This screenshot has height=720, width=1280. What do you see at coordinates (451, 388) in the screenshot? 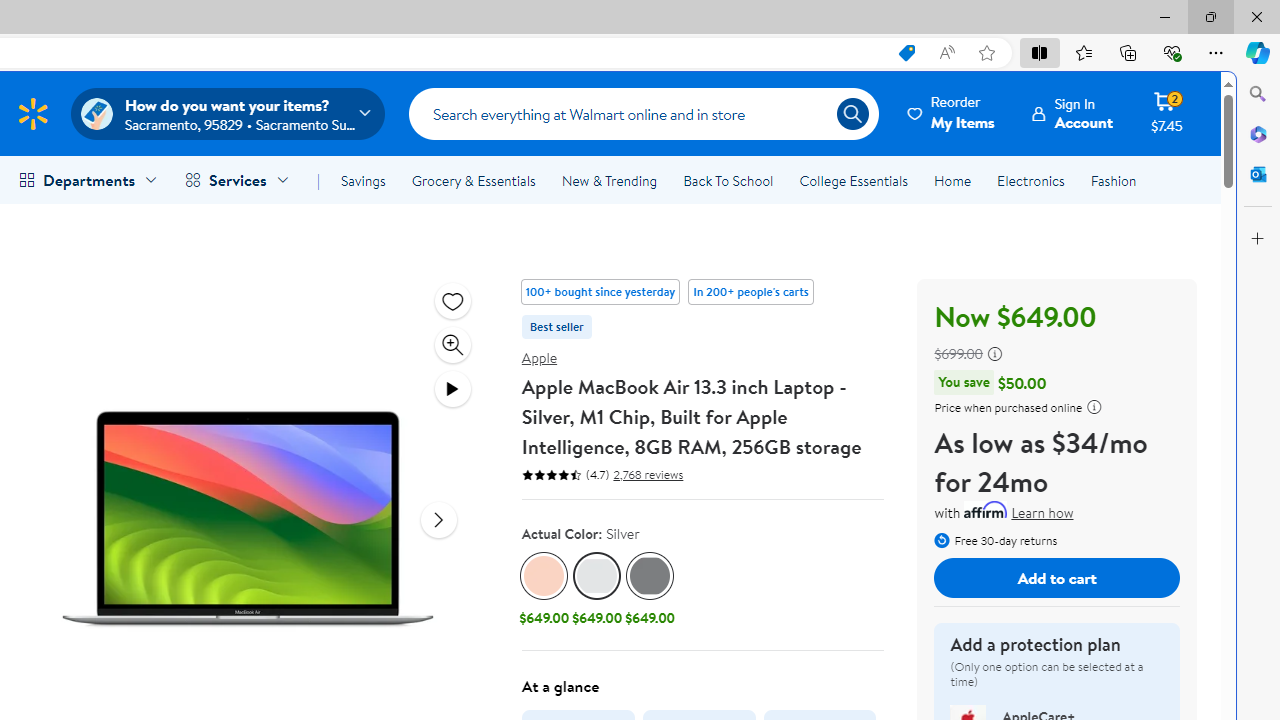
I see `'View video'` at bounding box center [451, 388].